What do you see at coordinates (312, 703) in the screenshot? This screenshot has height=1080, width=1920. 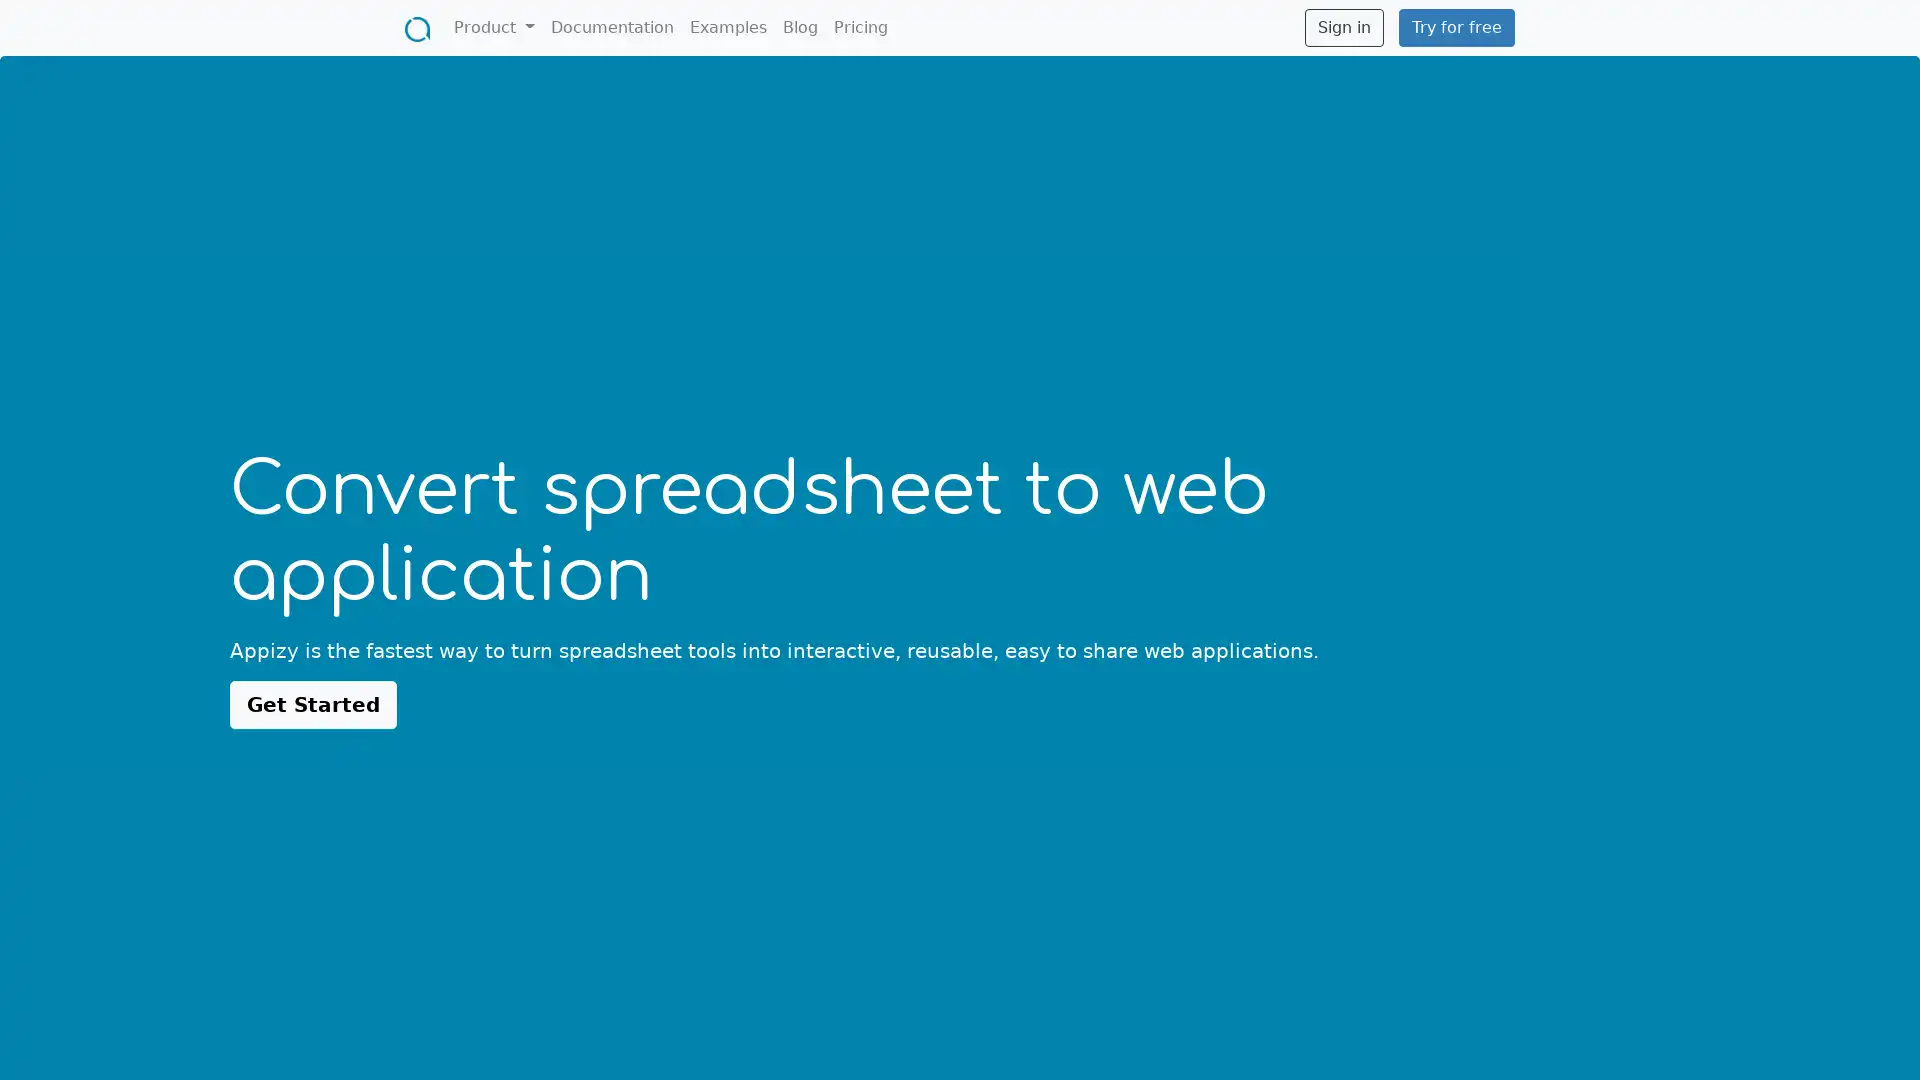 I see `Get Started` at bounding box center [312, 703].